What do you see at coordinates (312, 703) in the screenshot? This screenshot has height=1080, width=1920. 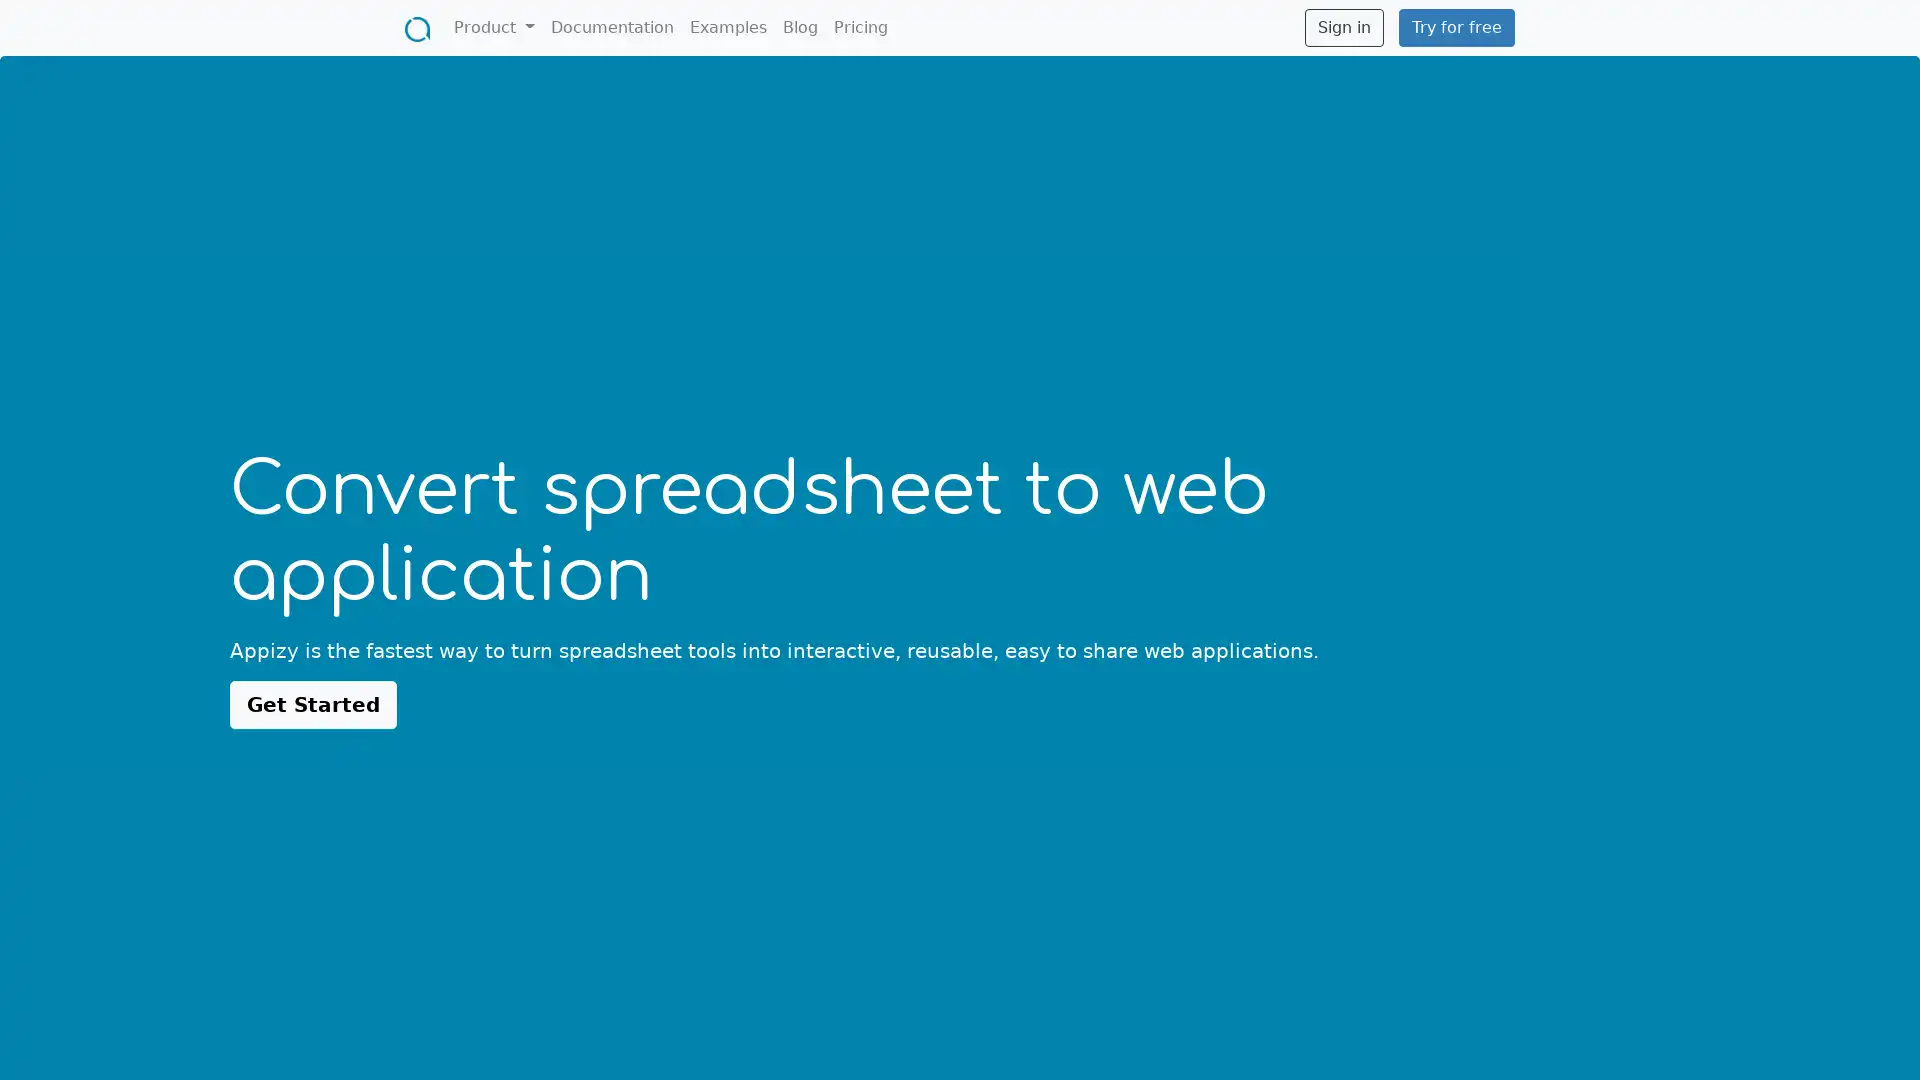 I see `Get Started` at bounding box center [312, 703].